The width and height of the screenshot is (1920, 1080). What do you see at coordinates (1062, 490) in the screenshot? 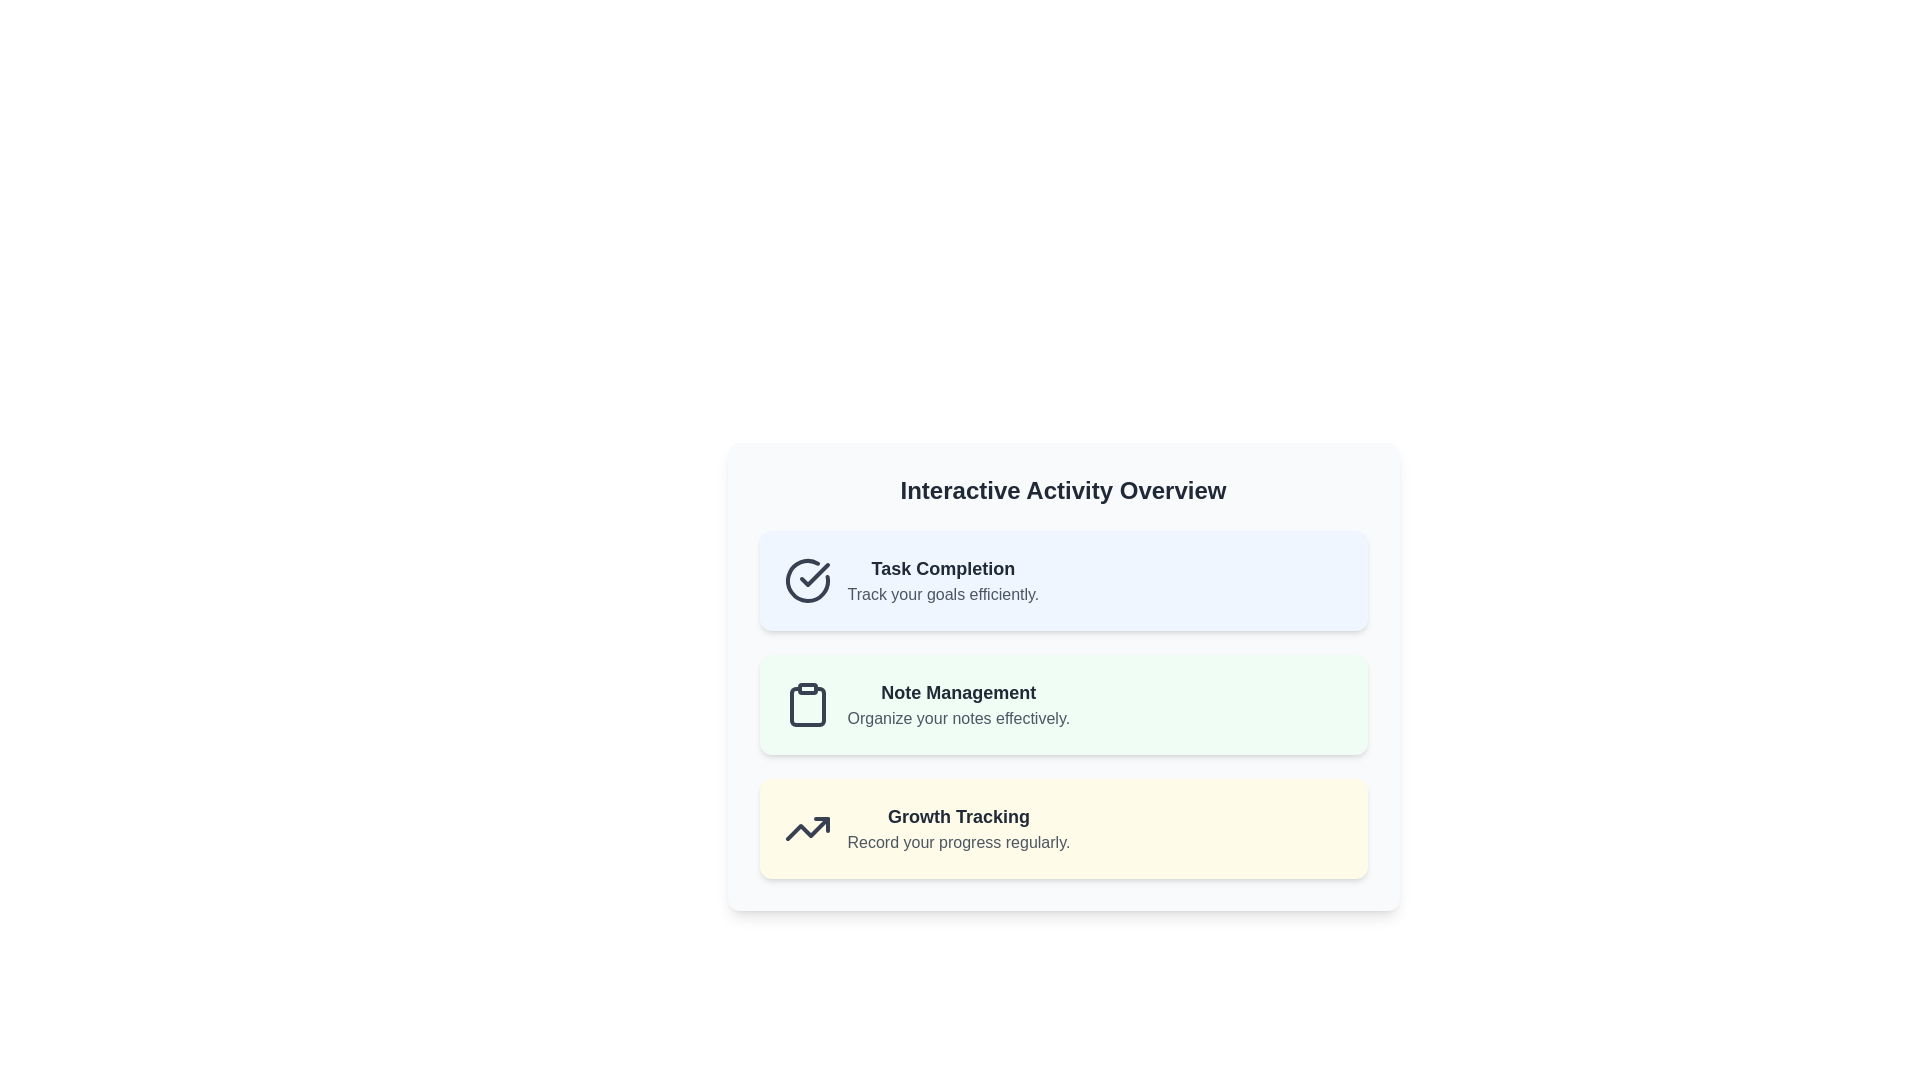
I see `the text label that reads 'Interactive Activity Overview', which is styled with a large bold font and positioned at the top of a card layout` at bounding box center [1062, 490].